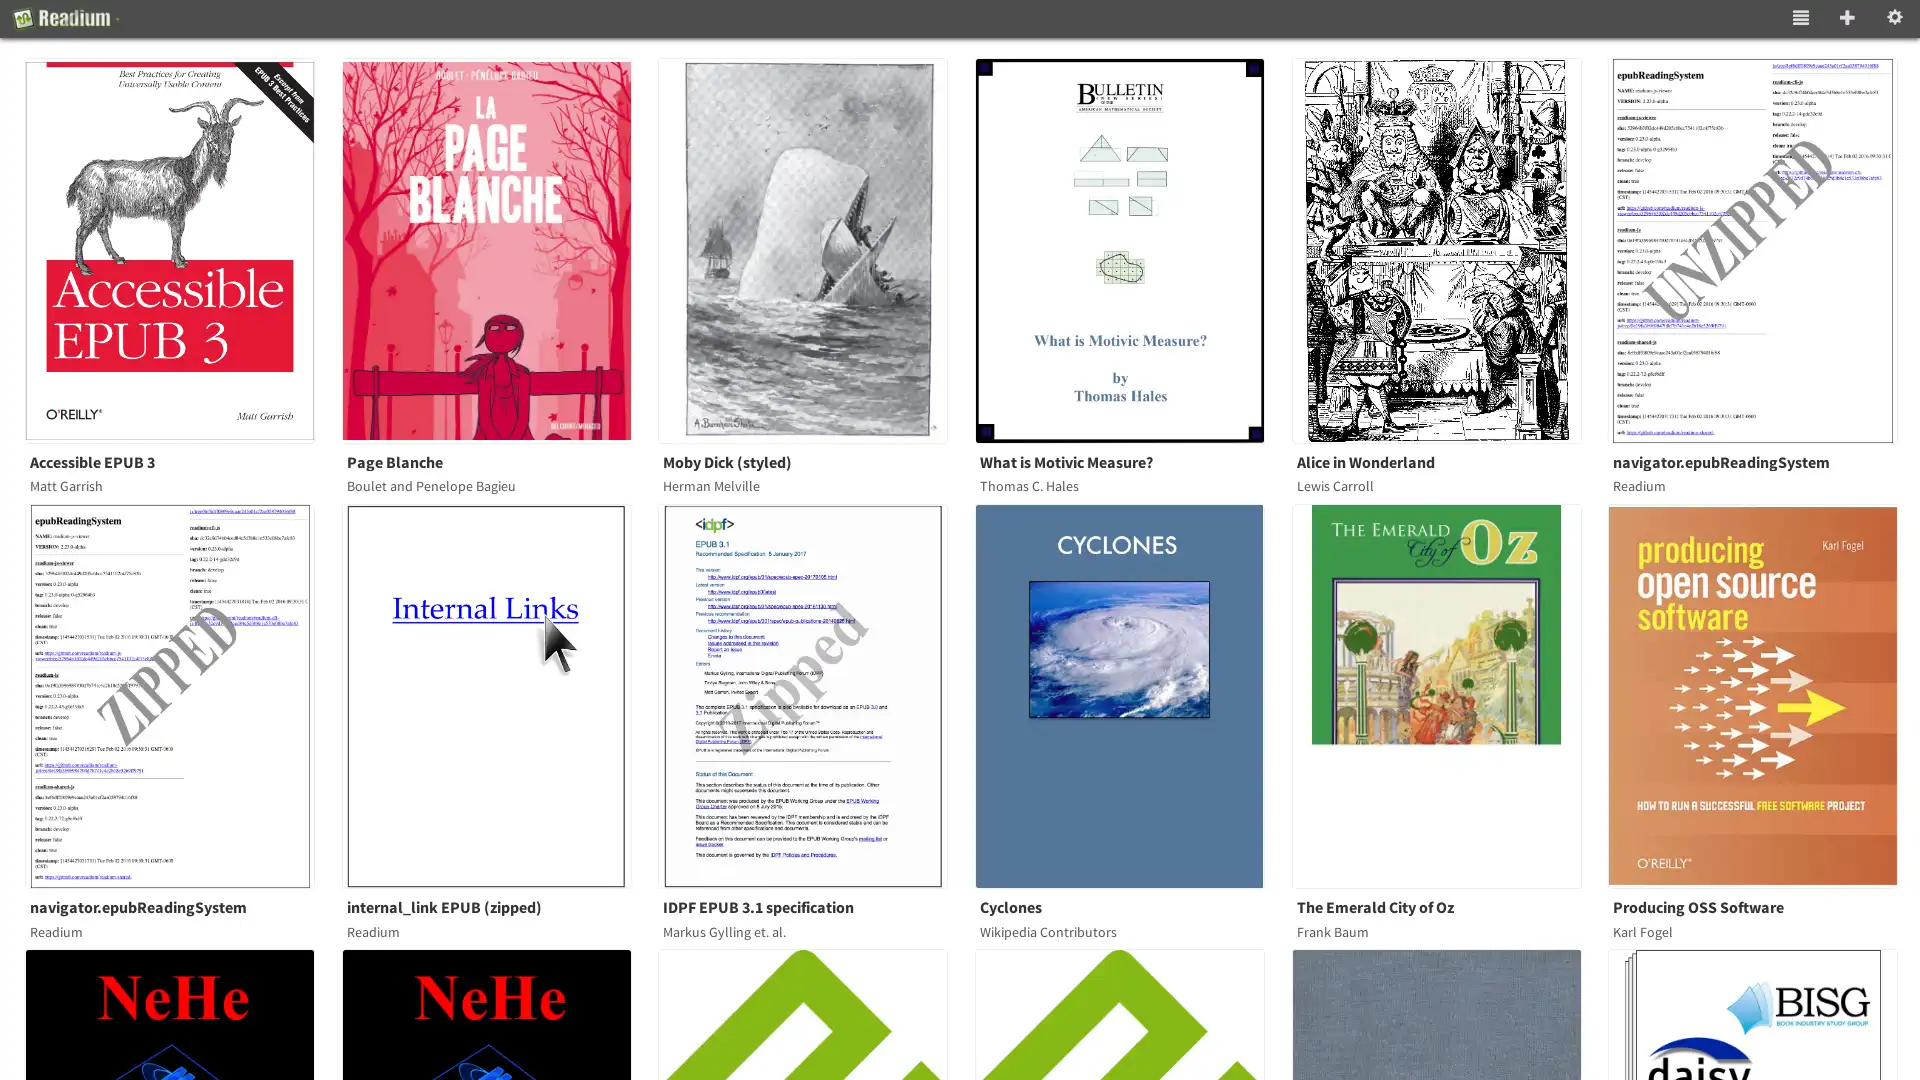  Describe the element at coordinates (1132, 694) in the screenshot. I see `(10) Cyclones` at that location.